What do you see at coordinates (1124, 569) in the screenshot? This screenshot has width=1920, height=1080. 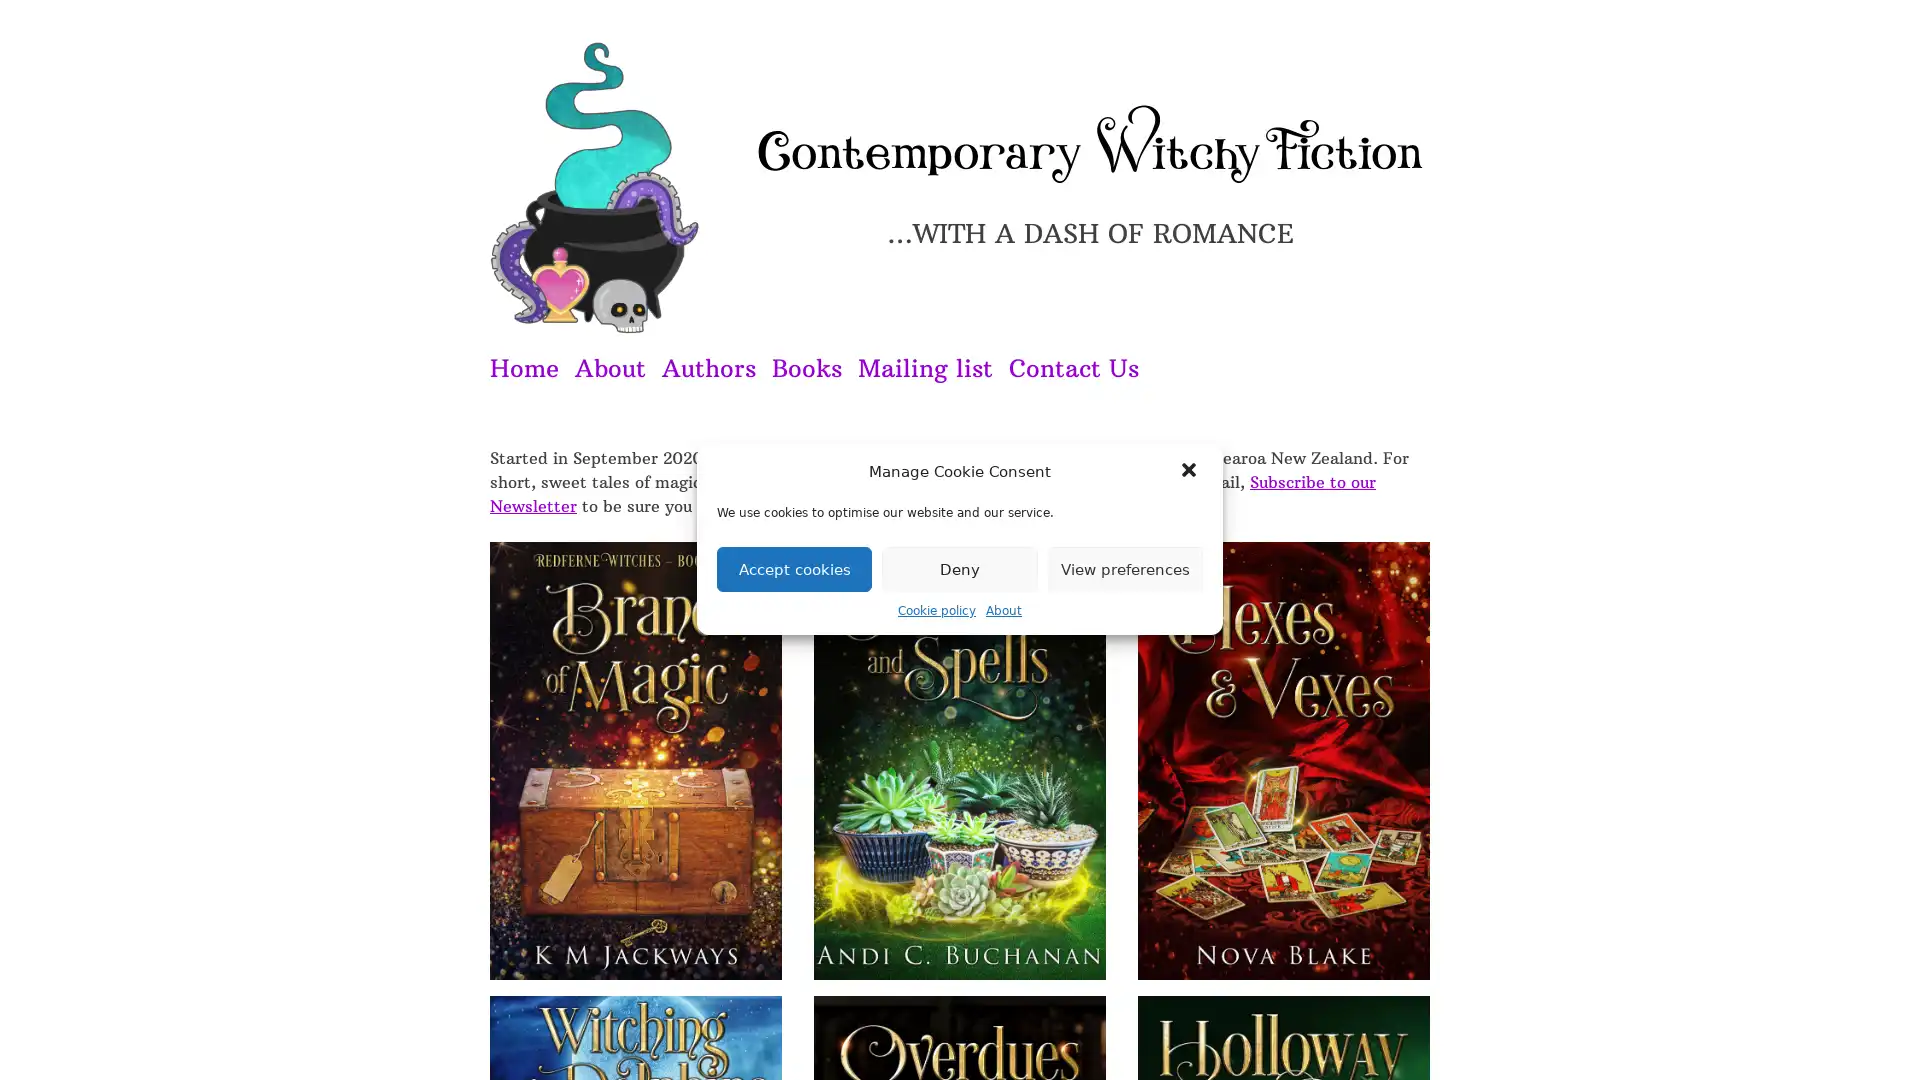 I see `View preferences` at bounding box center [1124, 569].